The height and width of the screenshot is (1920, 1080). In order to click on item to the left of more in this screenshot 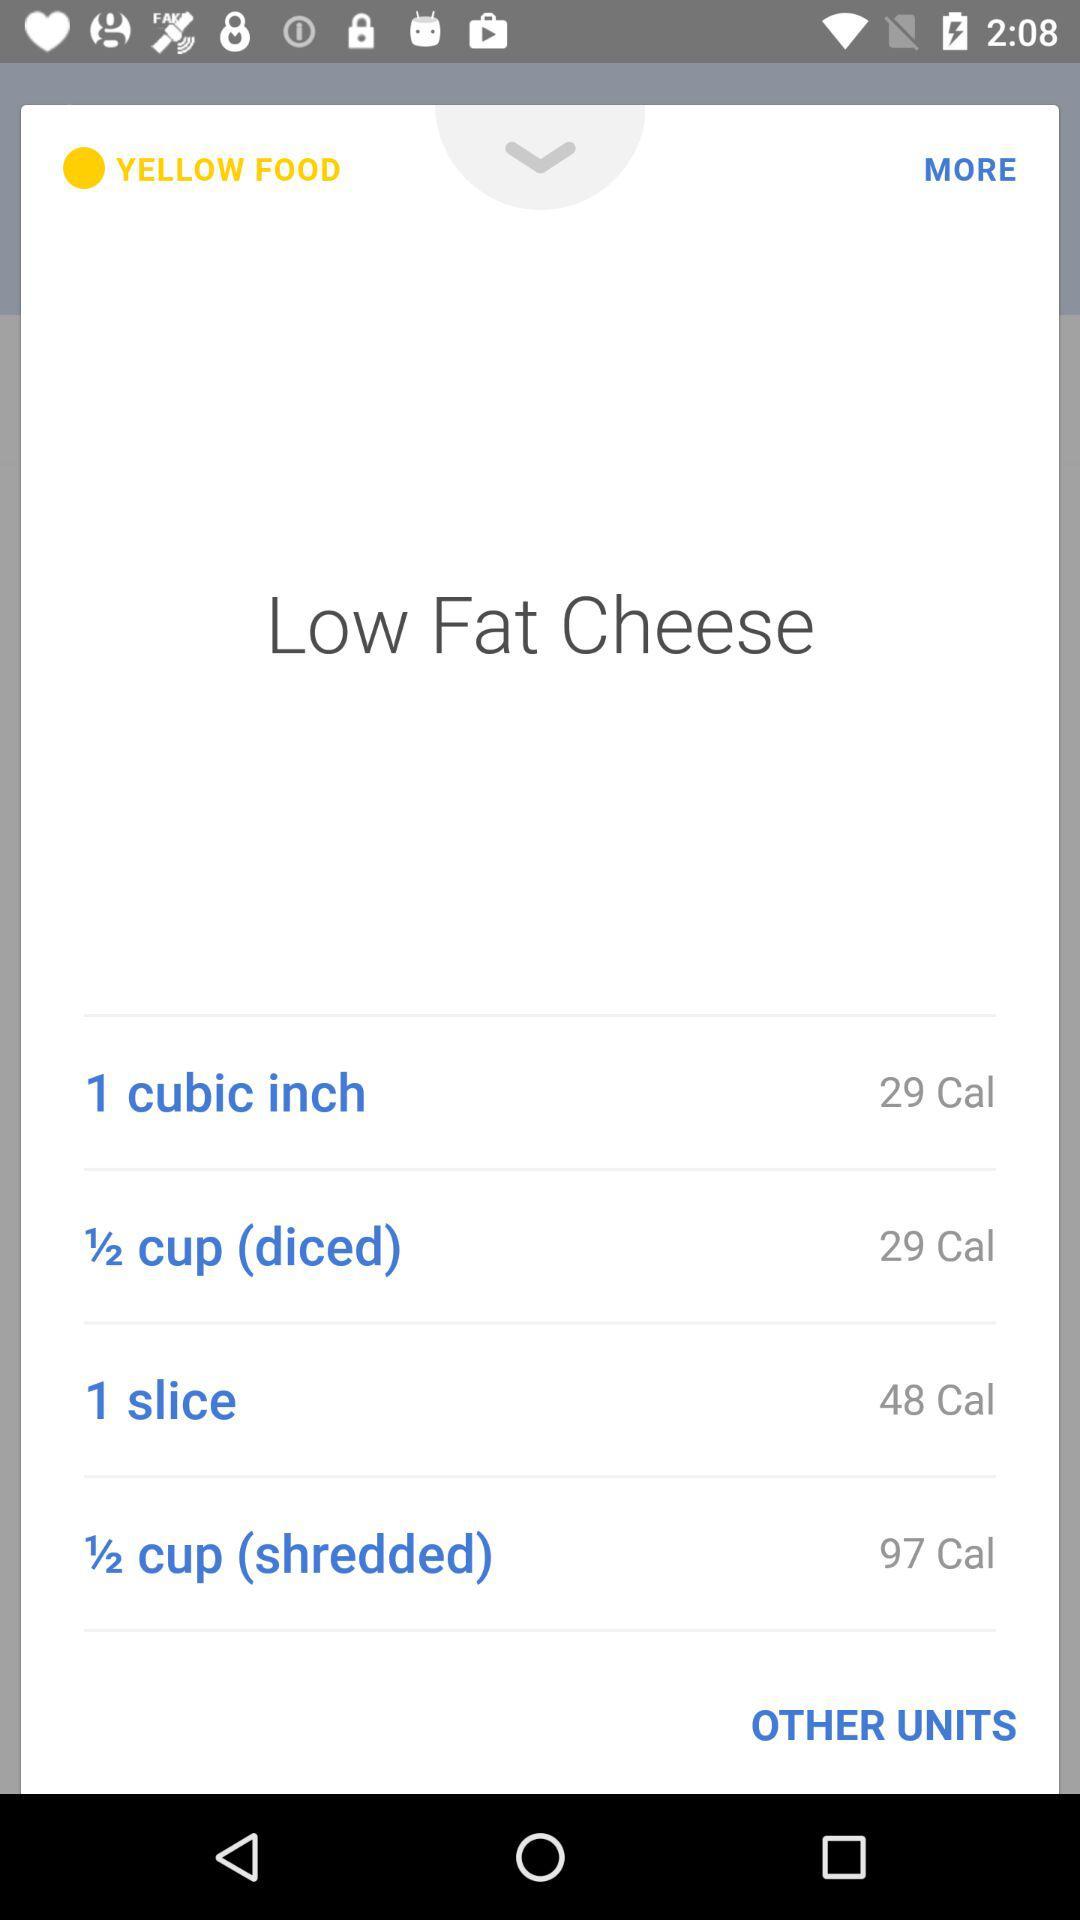, I will do `click(540, 156)`.